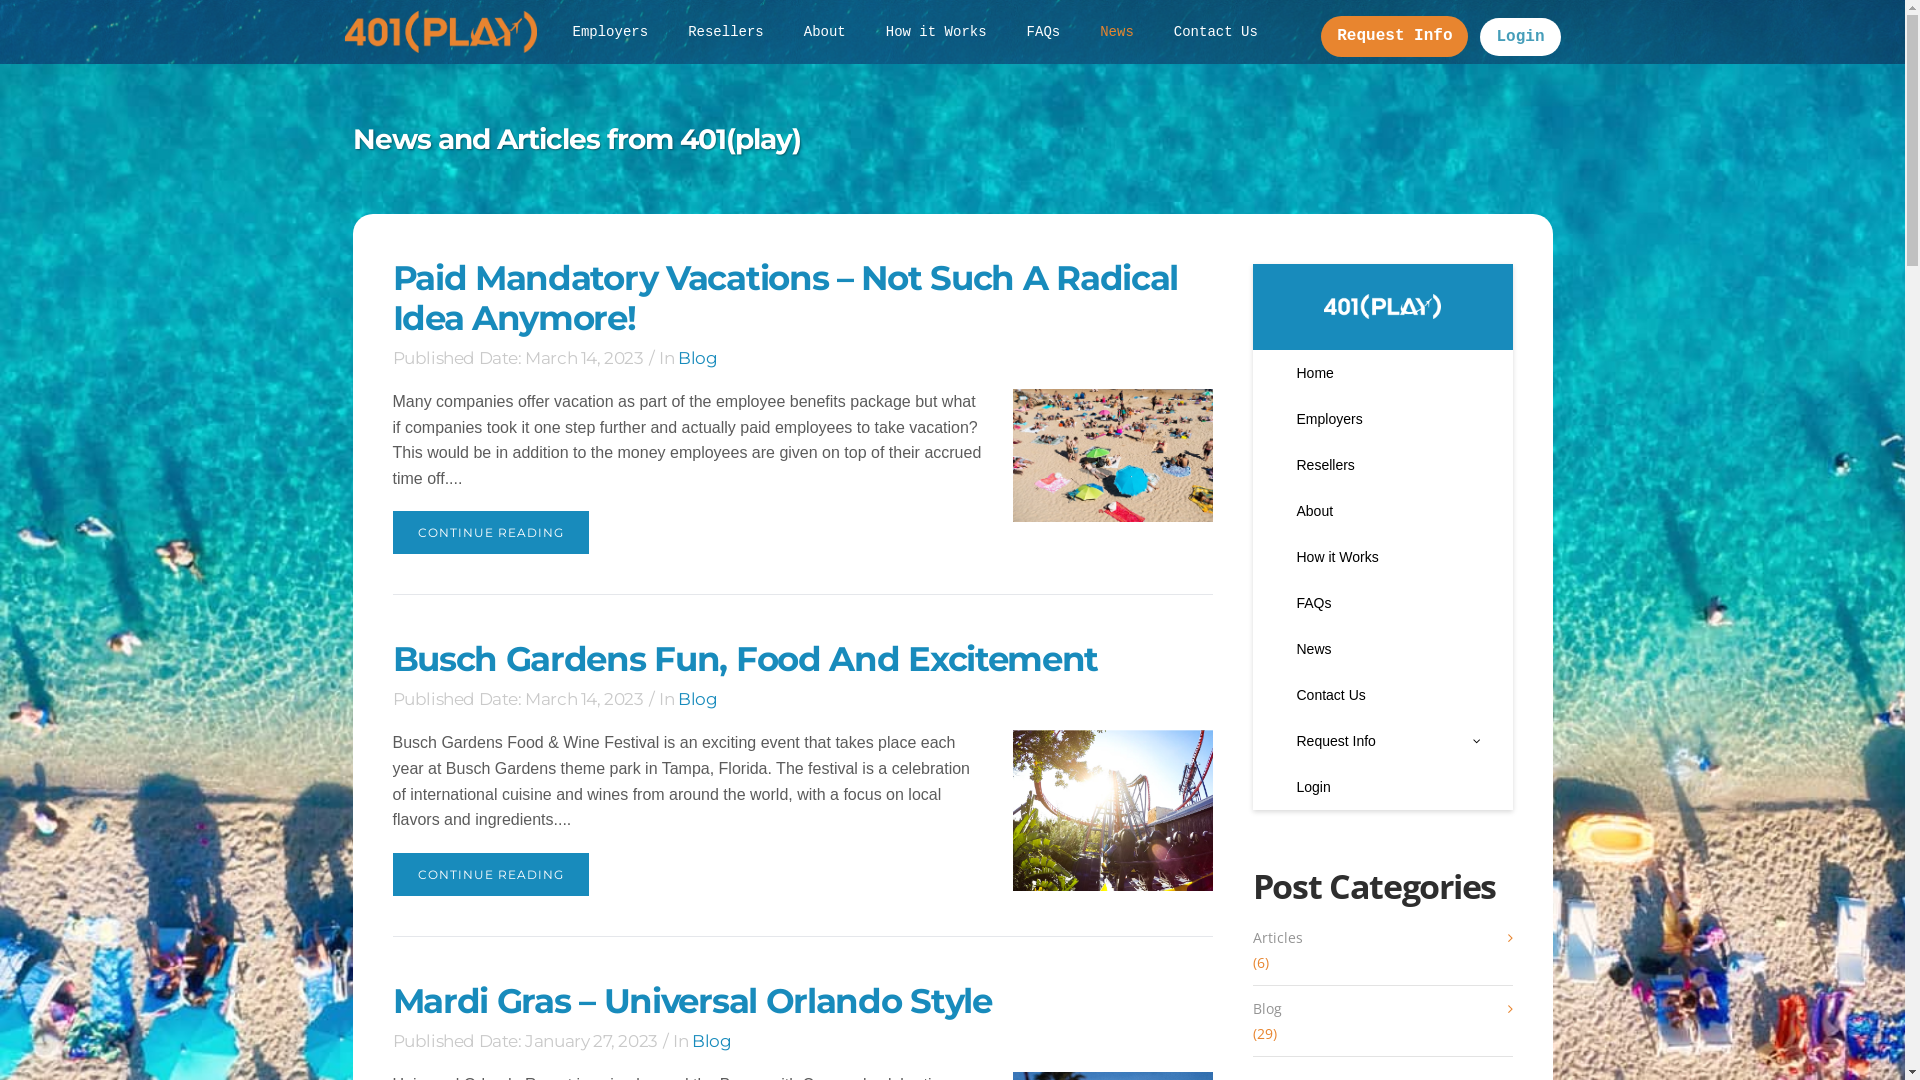 This screenshot has height=1080, width=1920. I want to click on 'Contact Us', so click(1214, 31).